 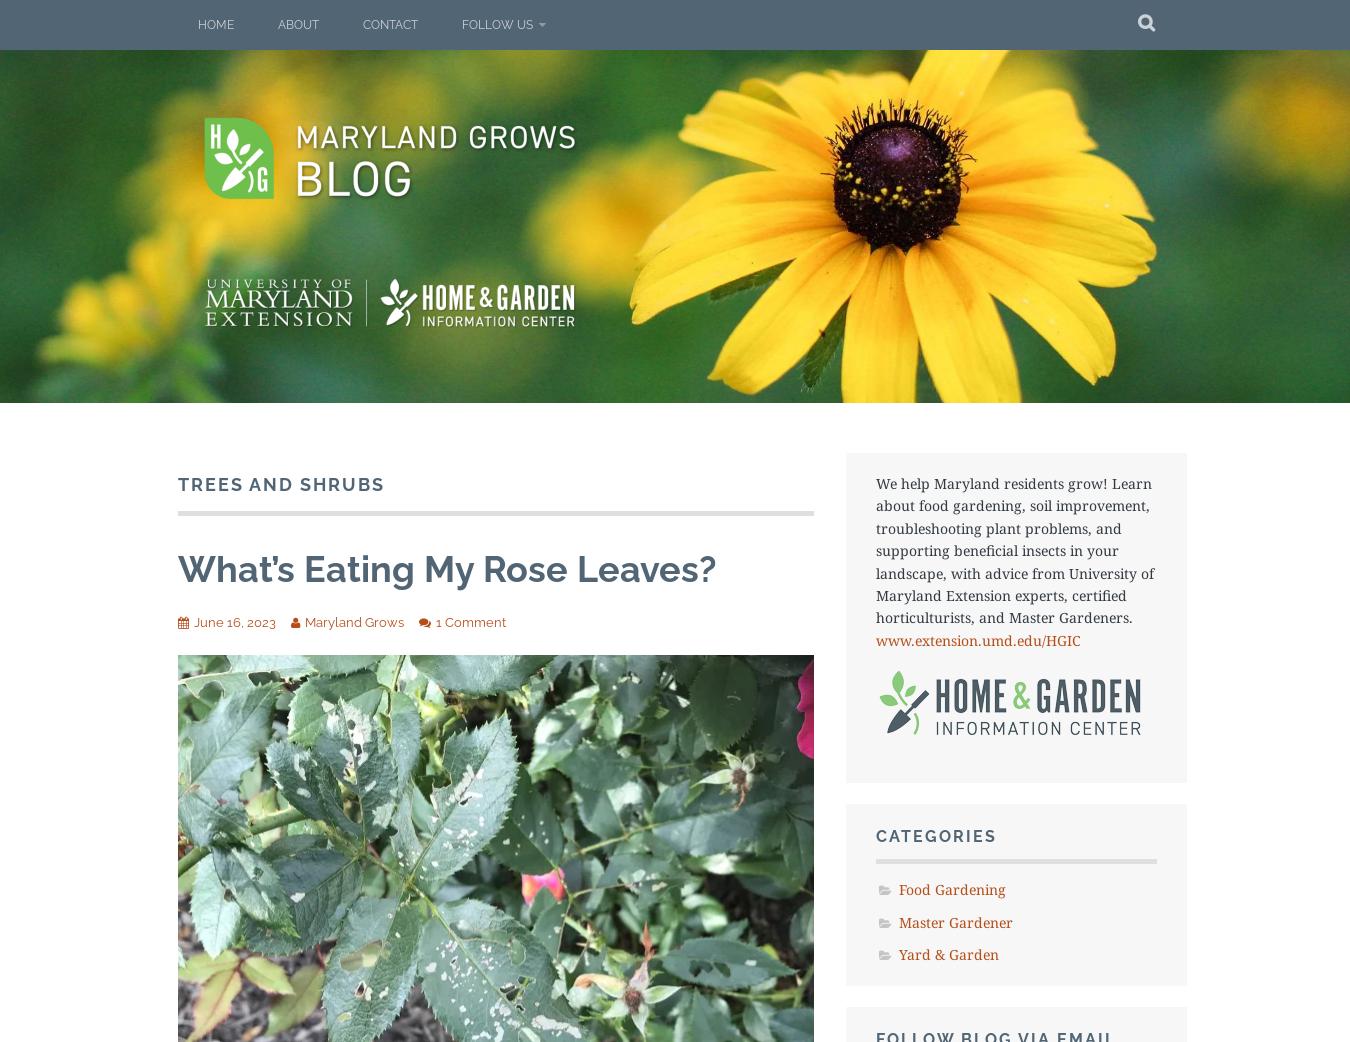 What do you see at coordinates (280, 484) in the screenshot?
I see `'trees and shrubs'` at bounding box center [280, 484].